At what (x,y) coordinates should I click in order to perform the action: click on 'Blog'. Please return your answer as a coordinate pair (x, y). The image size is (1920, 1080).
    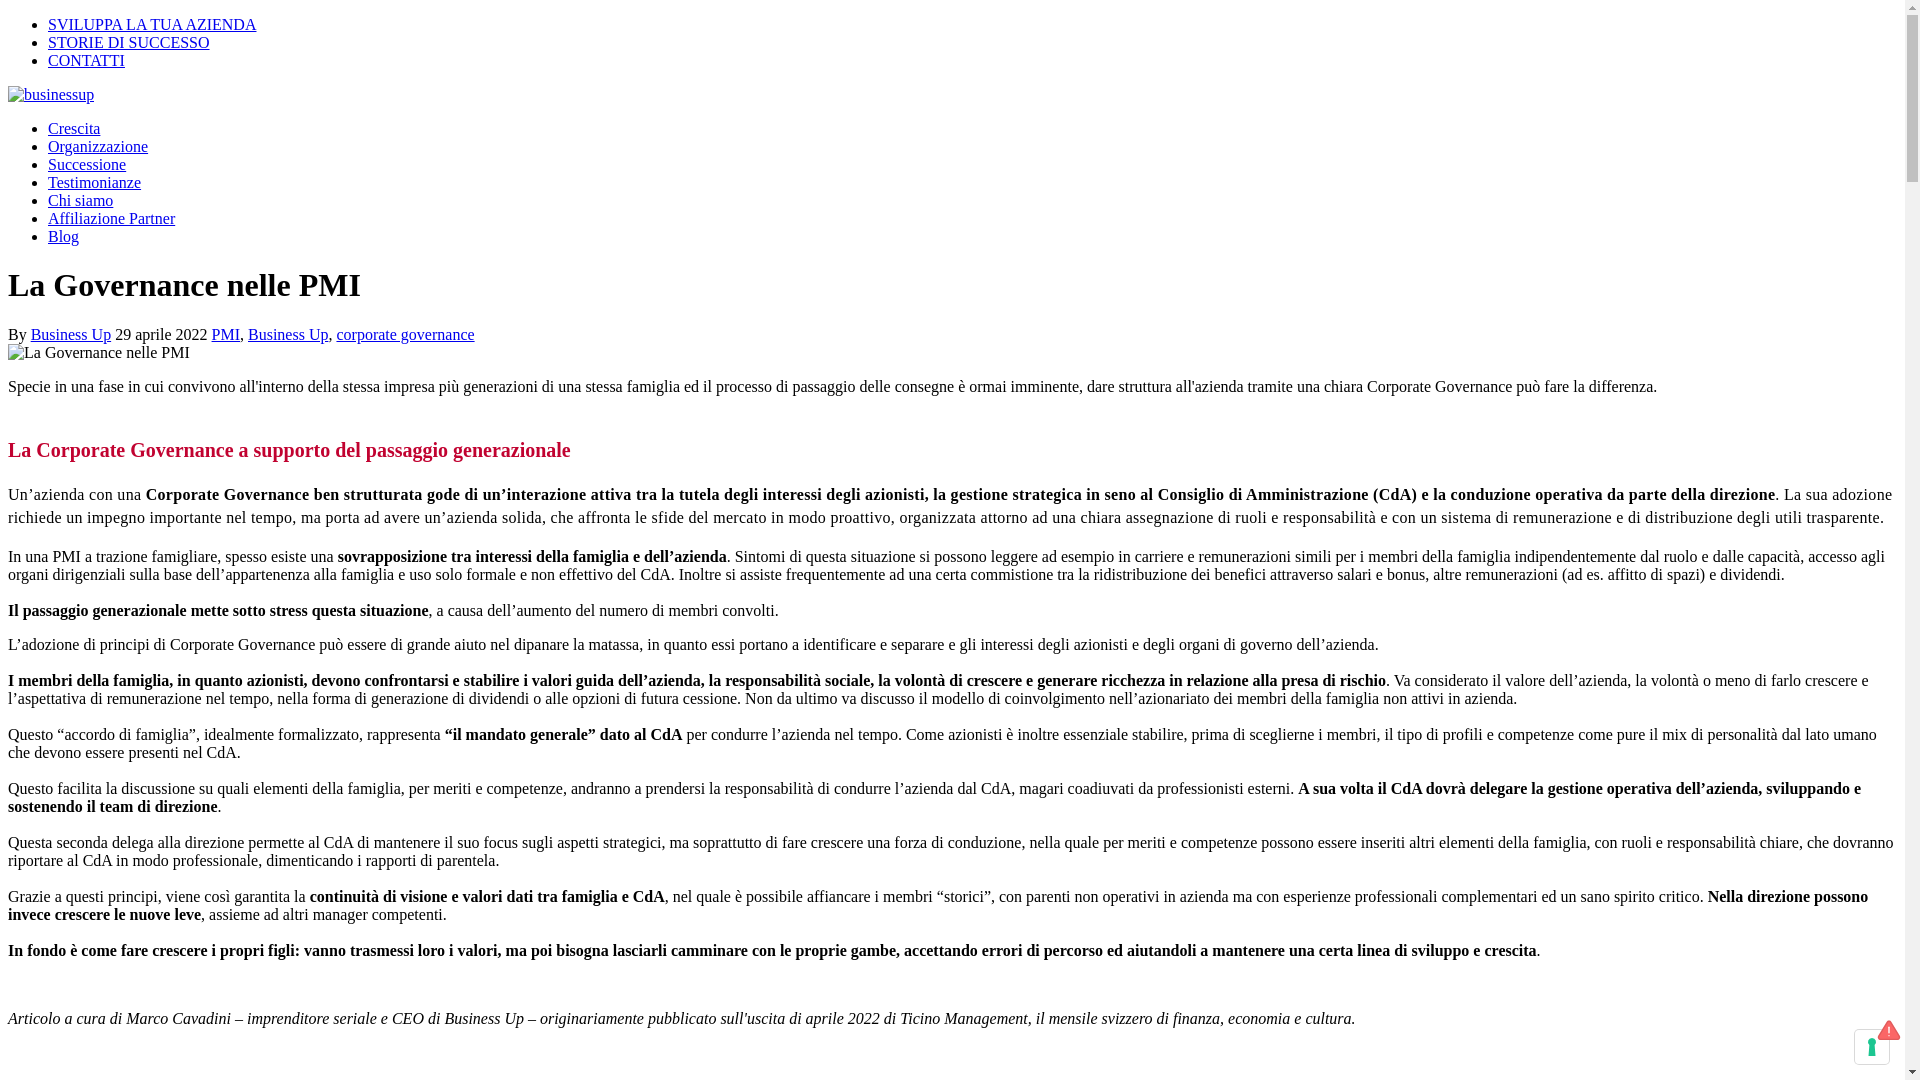
    Looking at the image, I should click on (63, 235).